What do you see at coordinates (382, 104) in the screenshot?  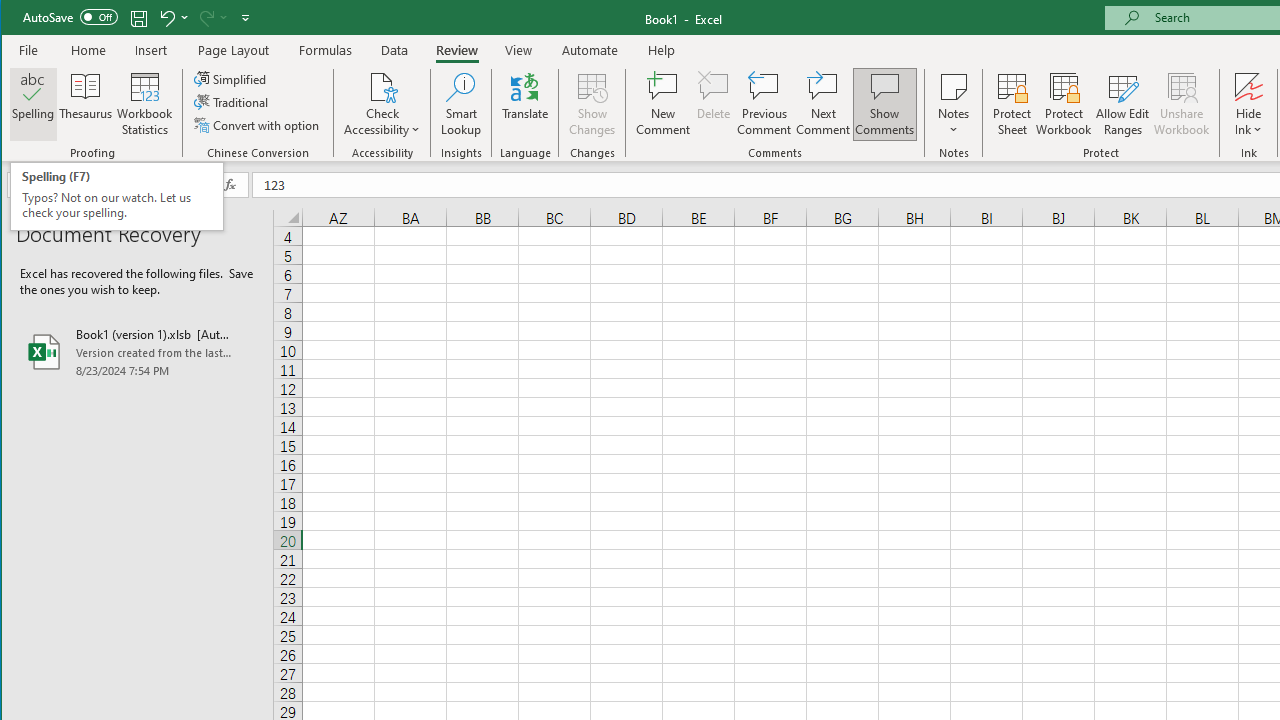 I see `'Check Accessibility'` at bounding box center [382, 104].